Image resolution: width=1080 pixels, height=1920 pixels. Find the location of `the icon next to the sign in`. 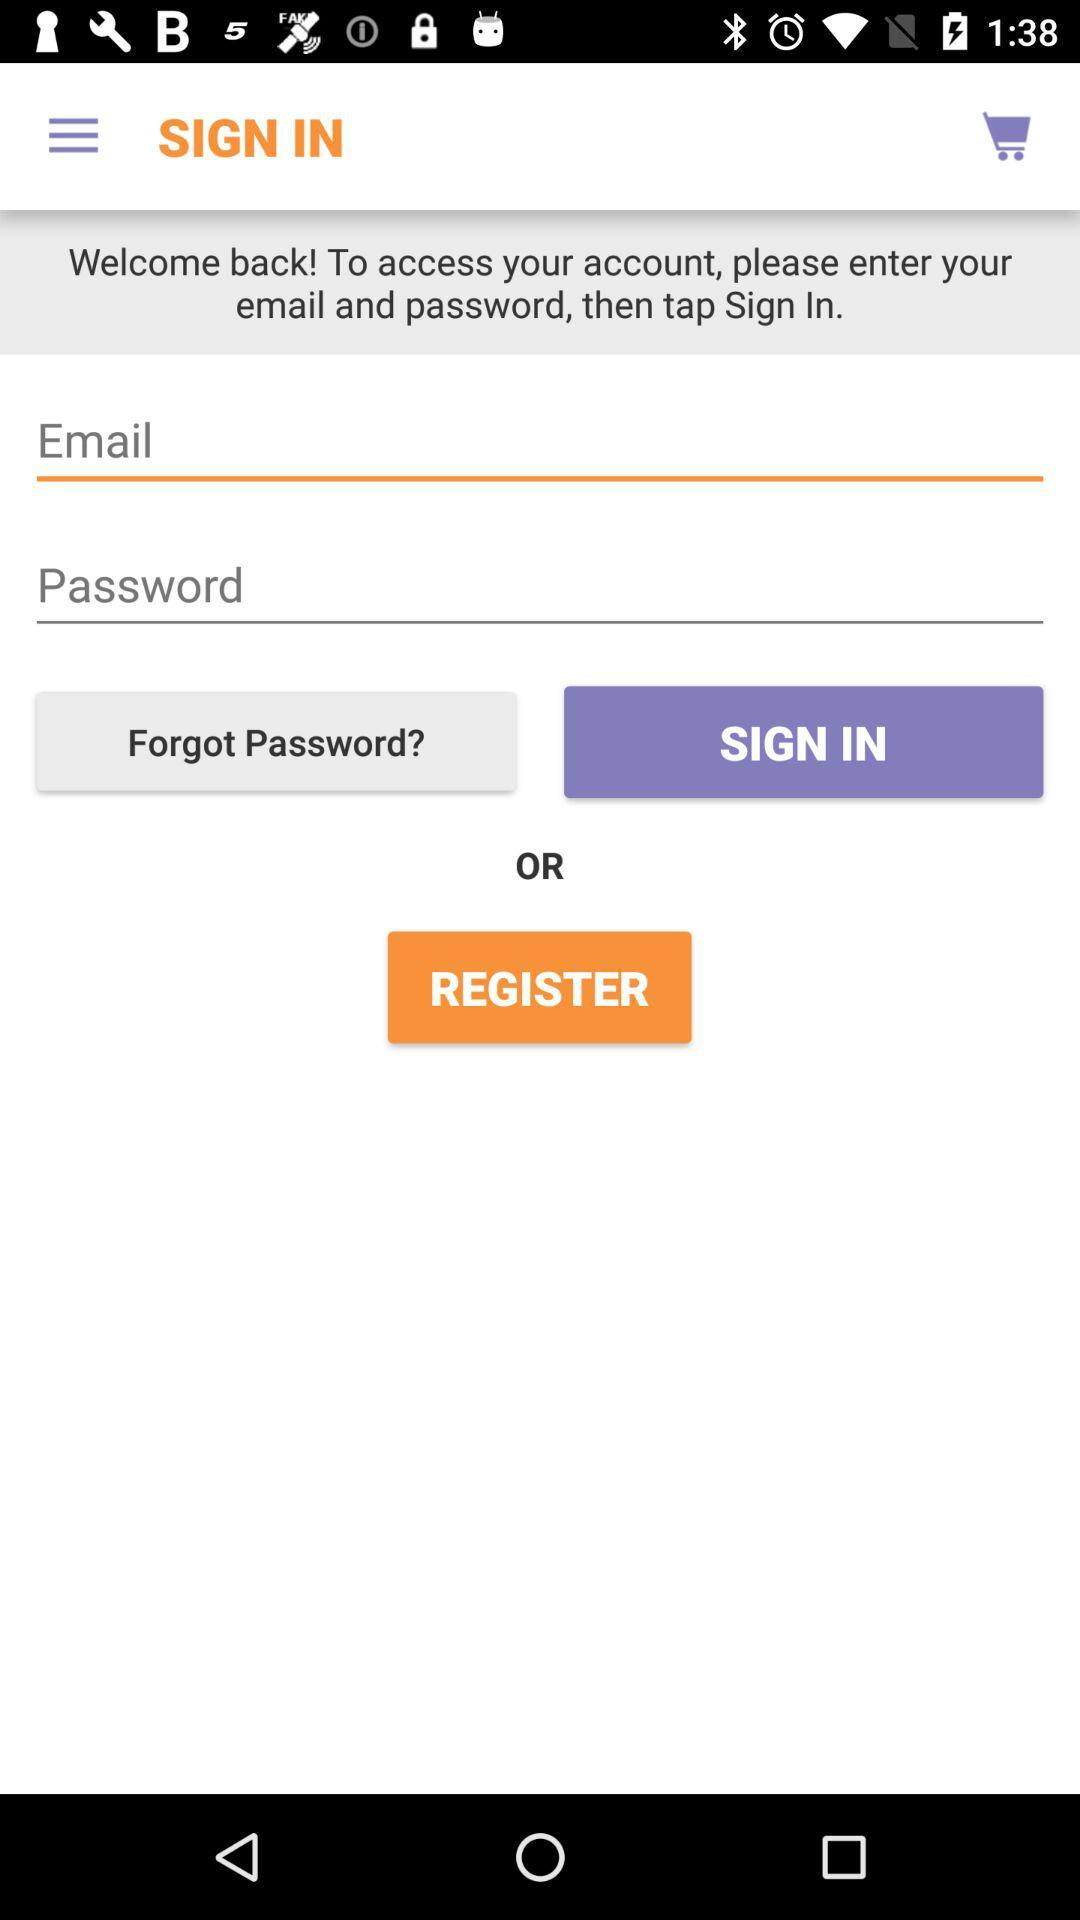

the icon next to the sign in is located at coordinates (276, 740).